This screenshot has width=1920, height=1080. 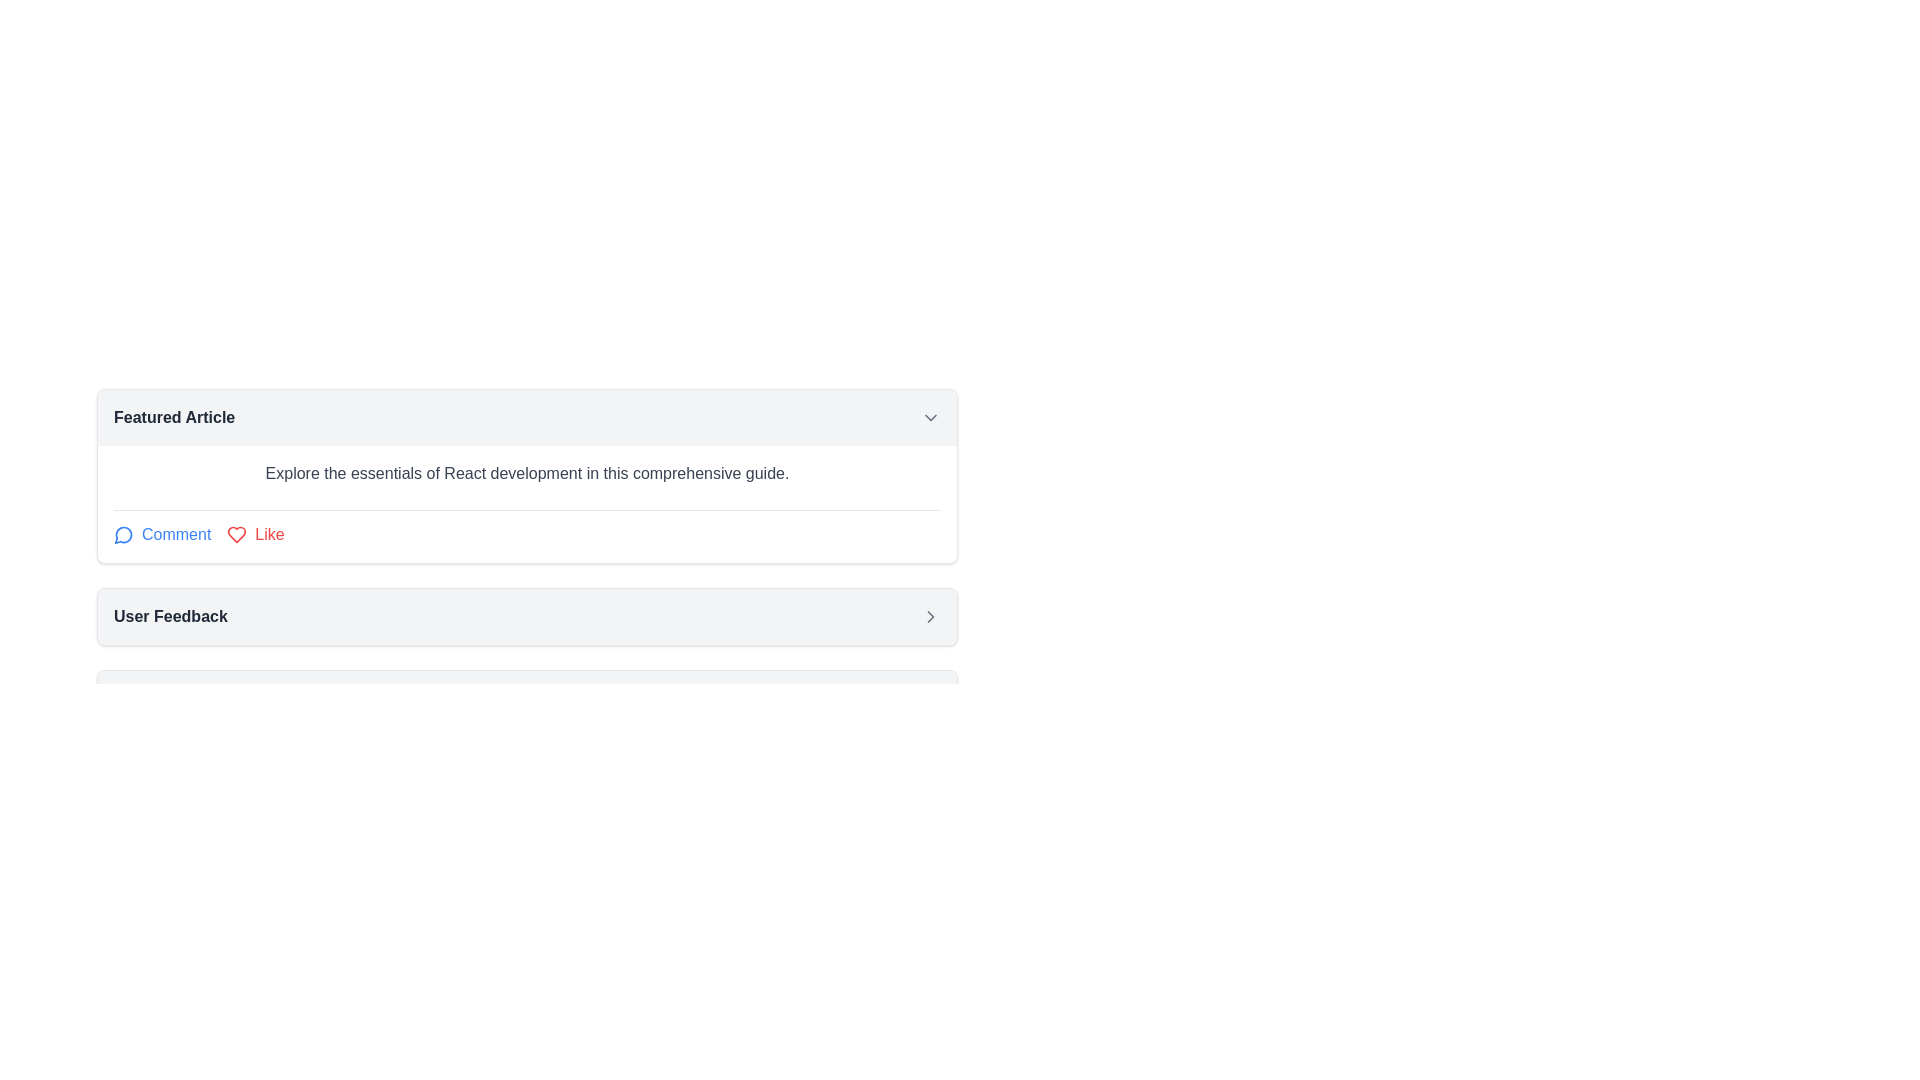 I want to click on the 'Comment' button, which is styled in blue and features a speech bubble icon, located below the React development guide text and to the left of the 'Like' option, so click(x=162, y=534).